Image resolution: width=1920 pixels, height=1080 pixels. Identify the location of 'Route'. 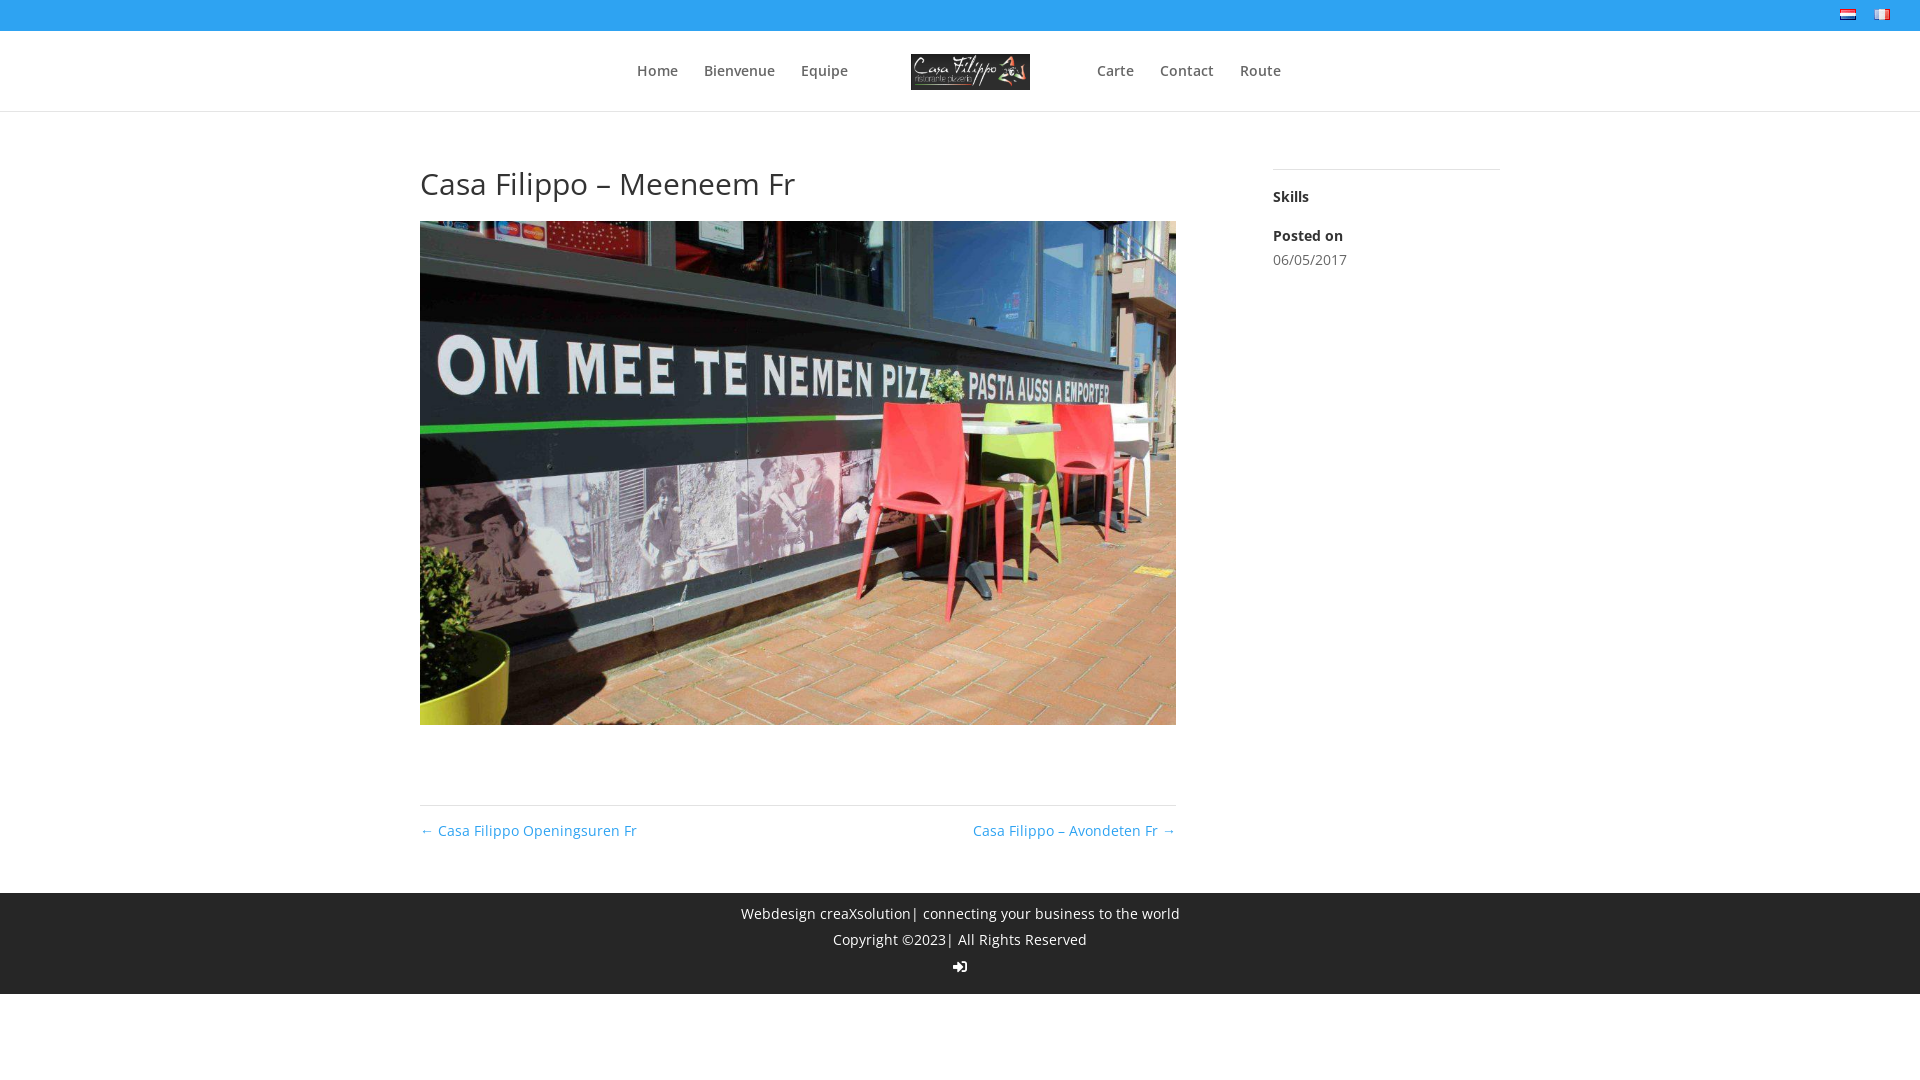
(1259, 86).